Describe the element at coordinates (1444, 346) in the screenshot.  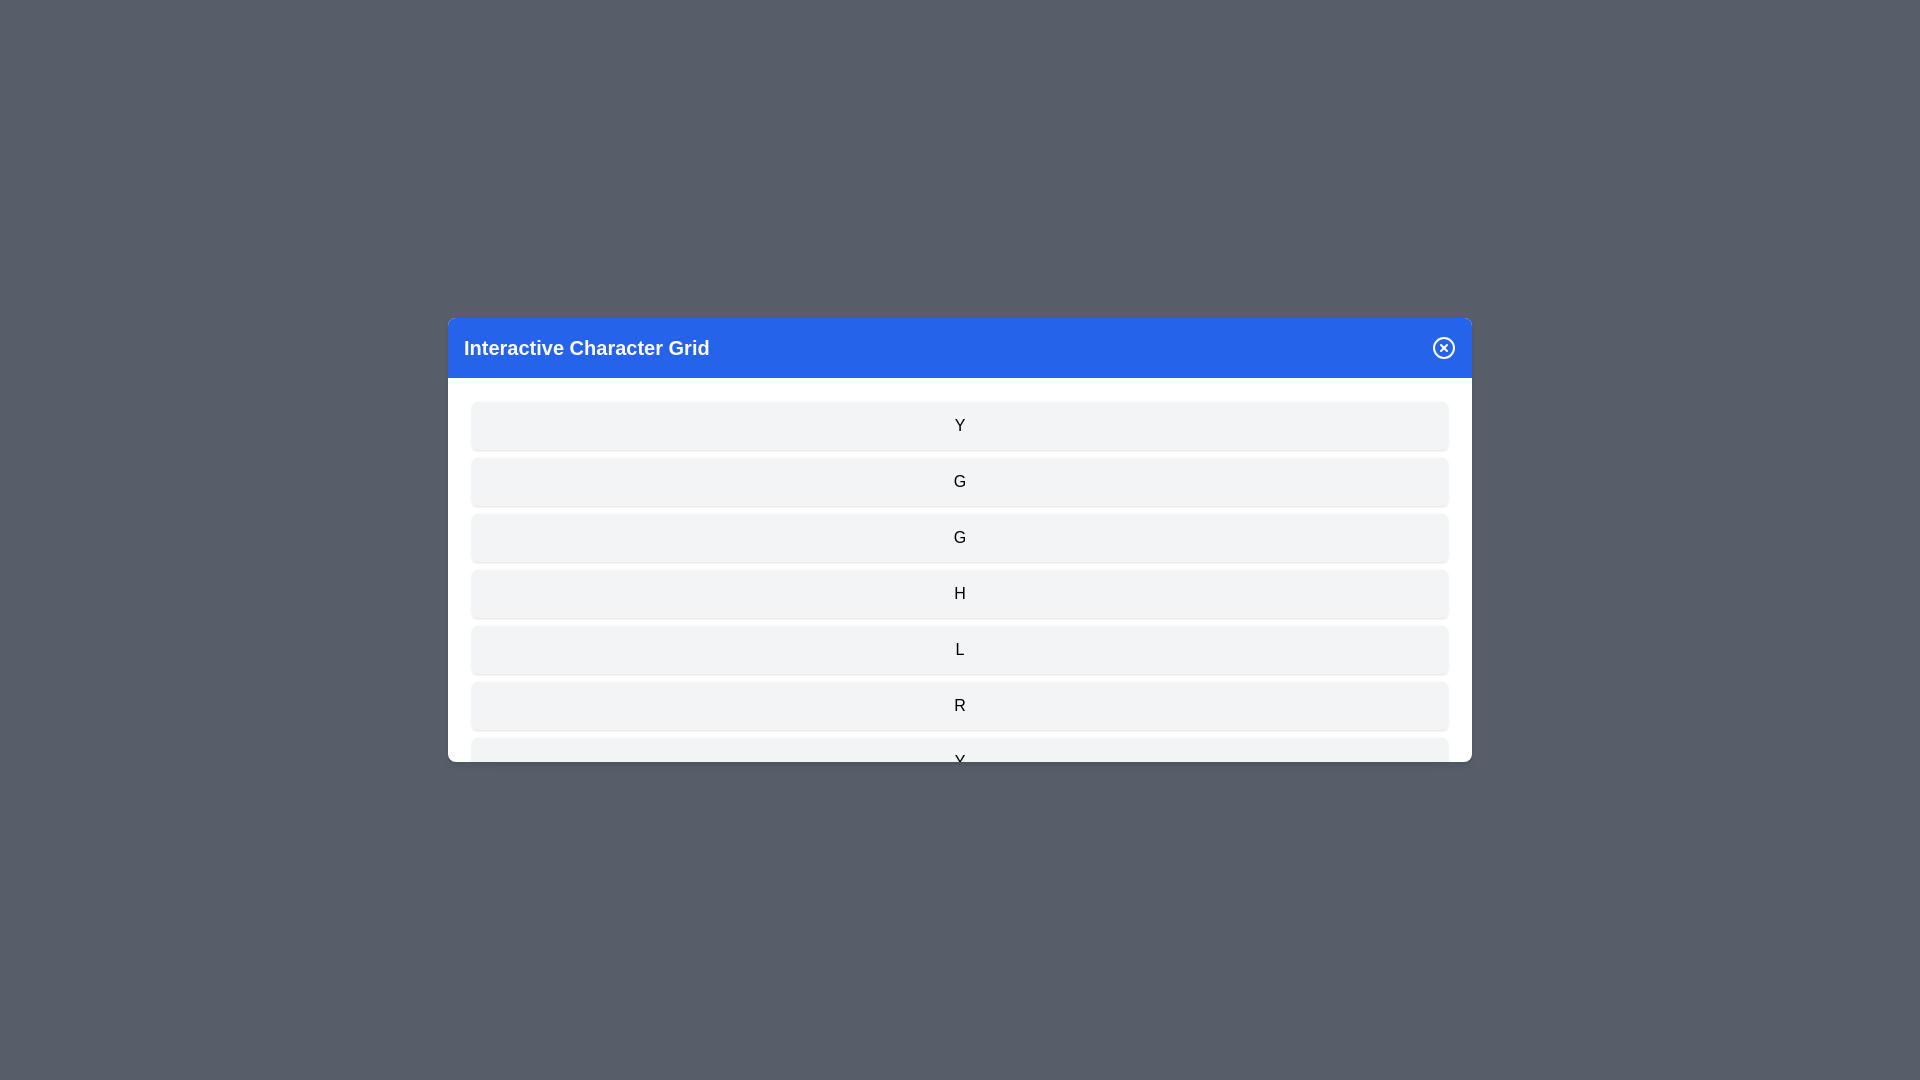
I see `close button to dismiss the dialog` at that location.